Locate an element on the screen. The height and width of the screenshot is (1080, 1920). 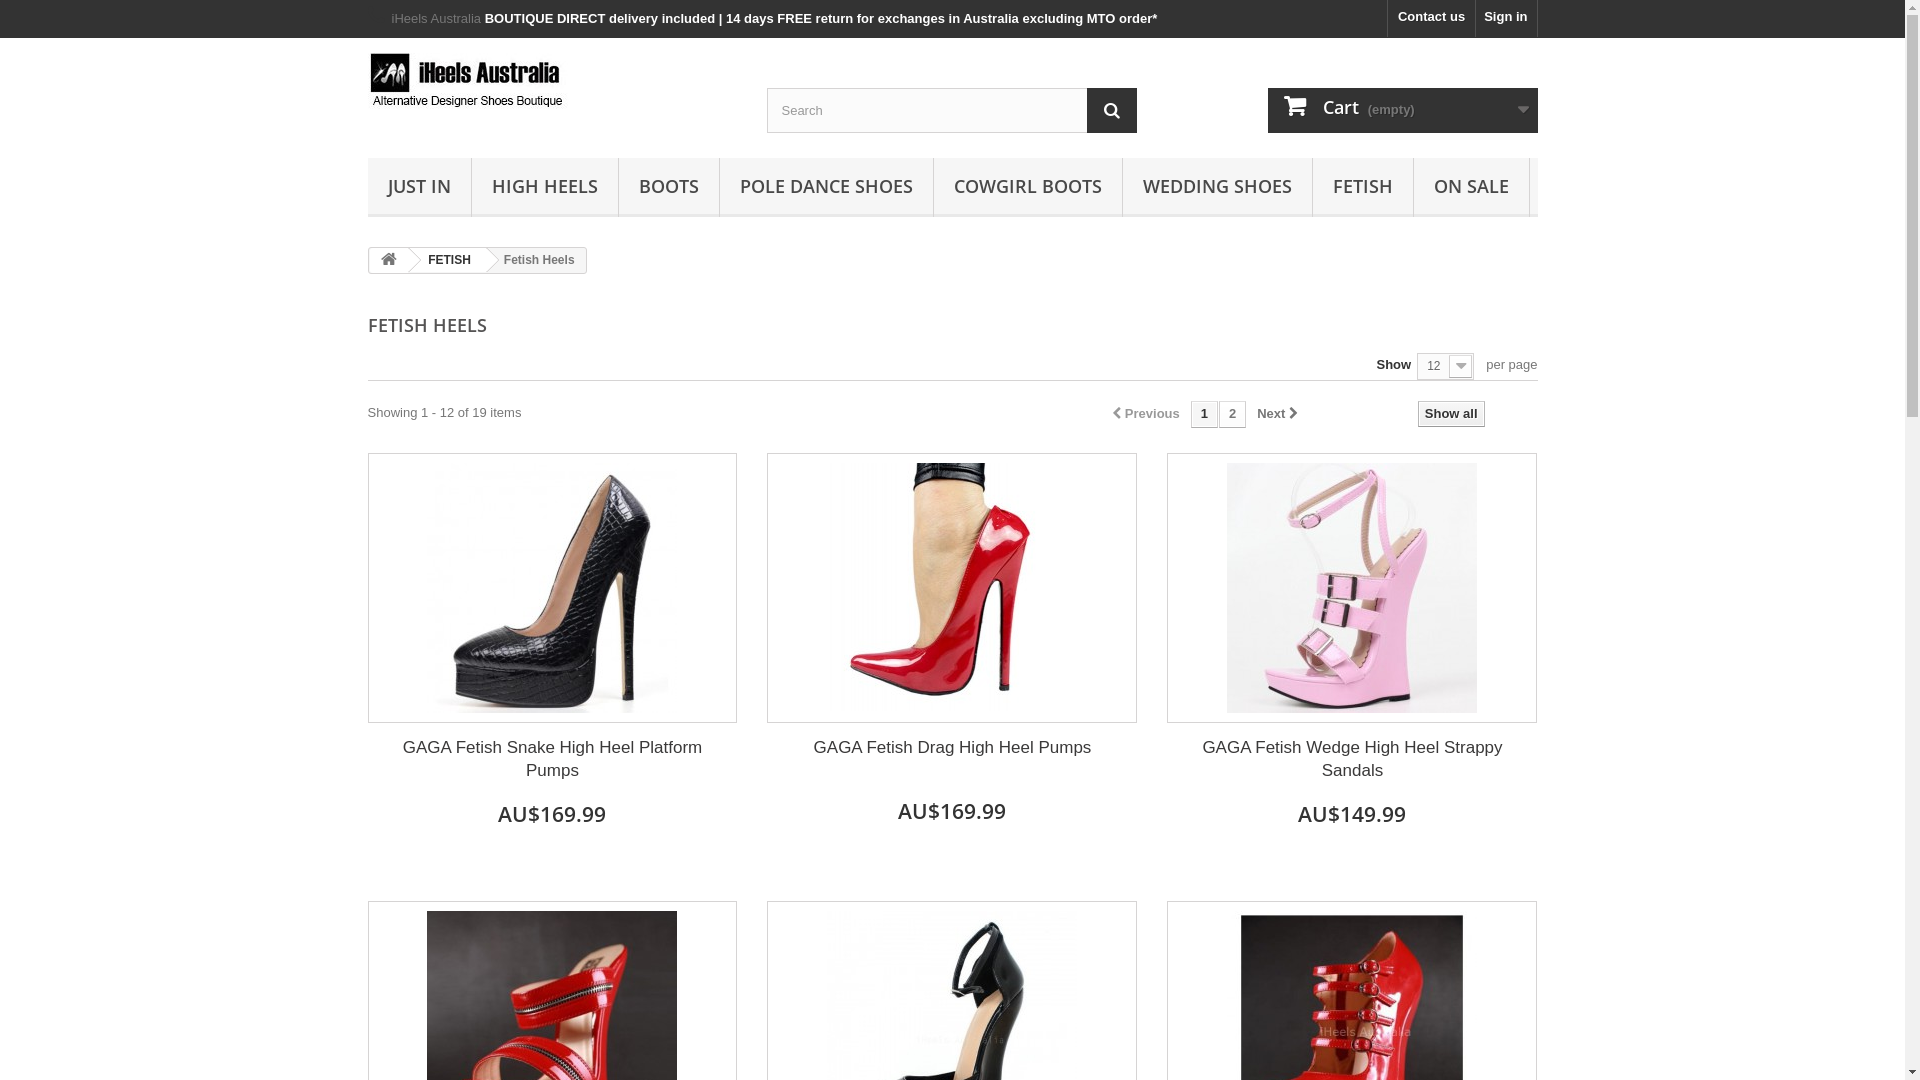
'Next' is located at coordinates (1256, 413).